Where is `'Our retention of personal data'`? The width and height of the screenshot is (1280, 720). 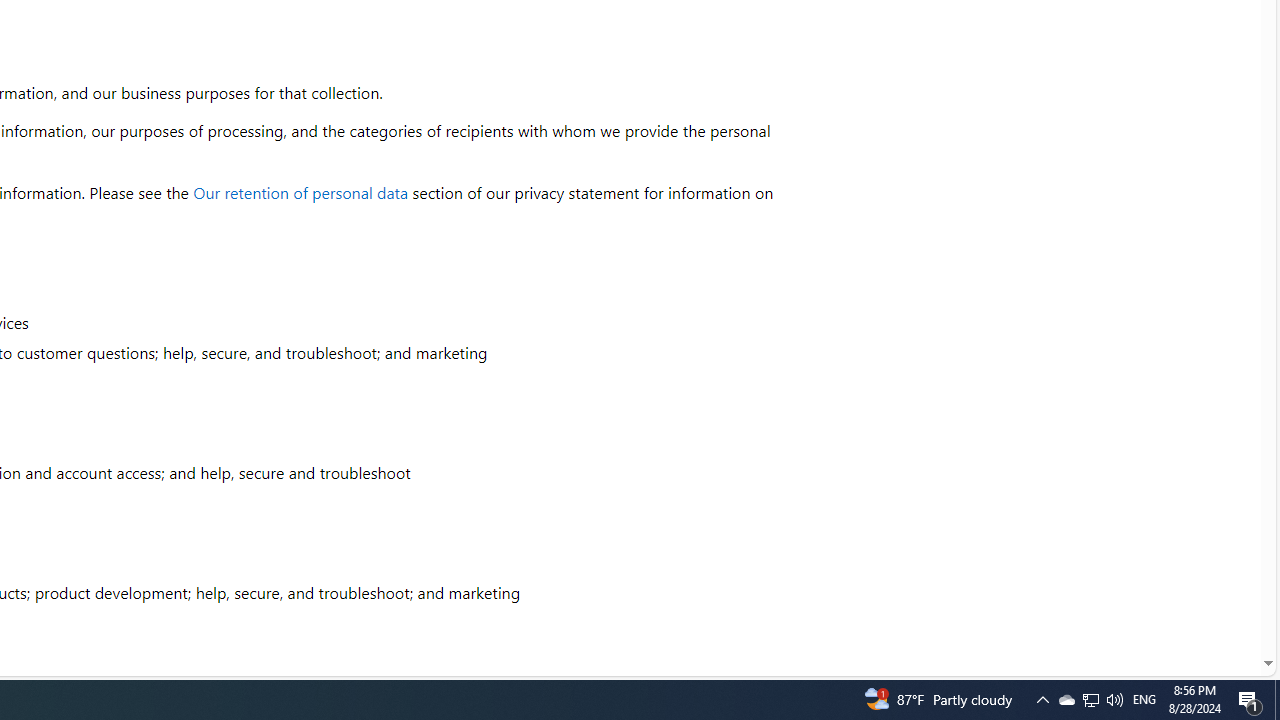 'Our retention of personal data' is located at coordinates (300, 192).